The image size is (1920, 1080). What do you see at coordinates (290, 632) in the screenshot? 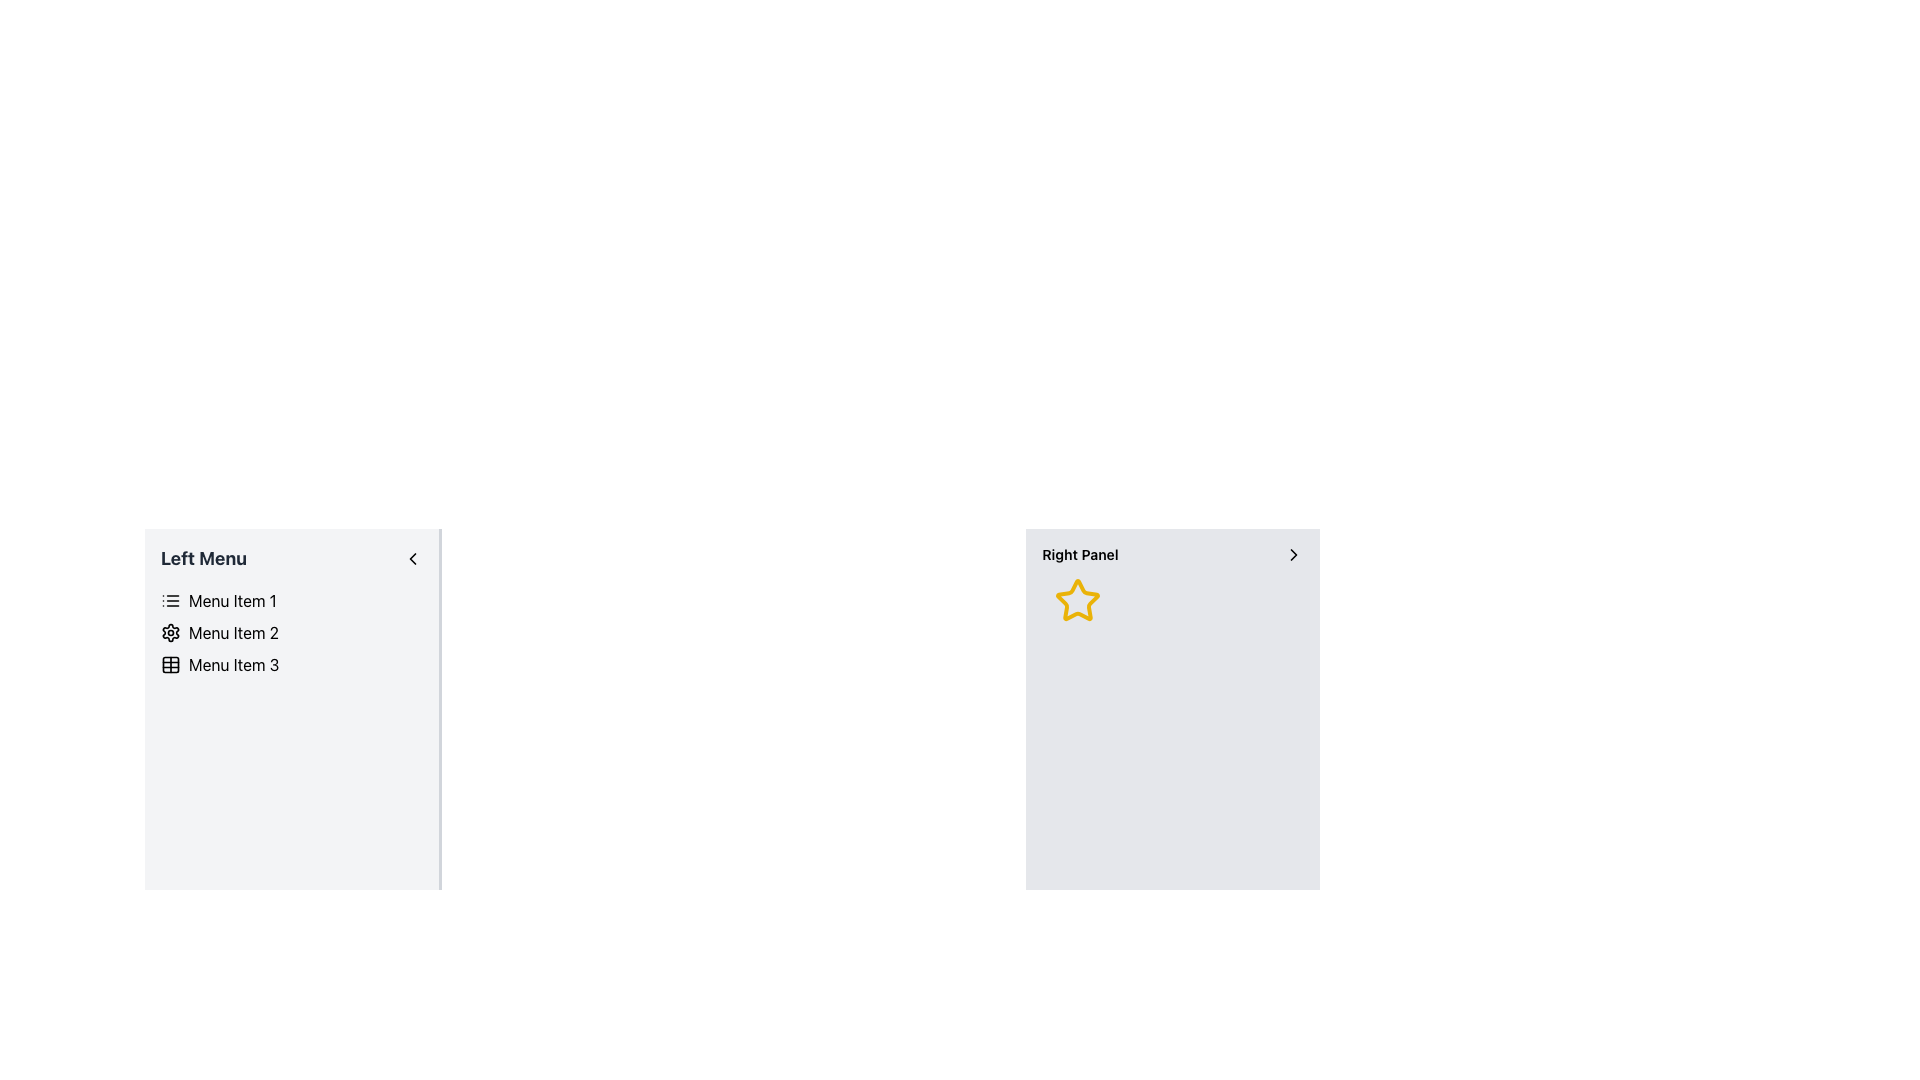
I see `the Menu List Item labeled 'Menu Item 2'` at bounding box center [290, 632].